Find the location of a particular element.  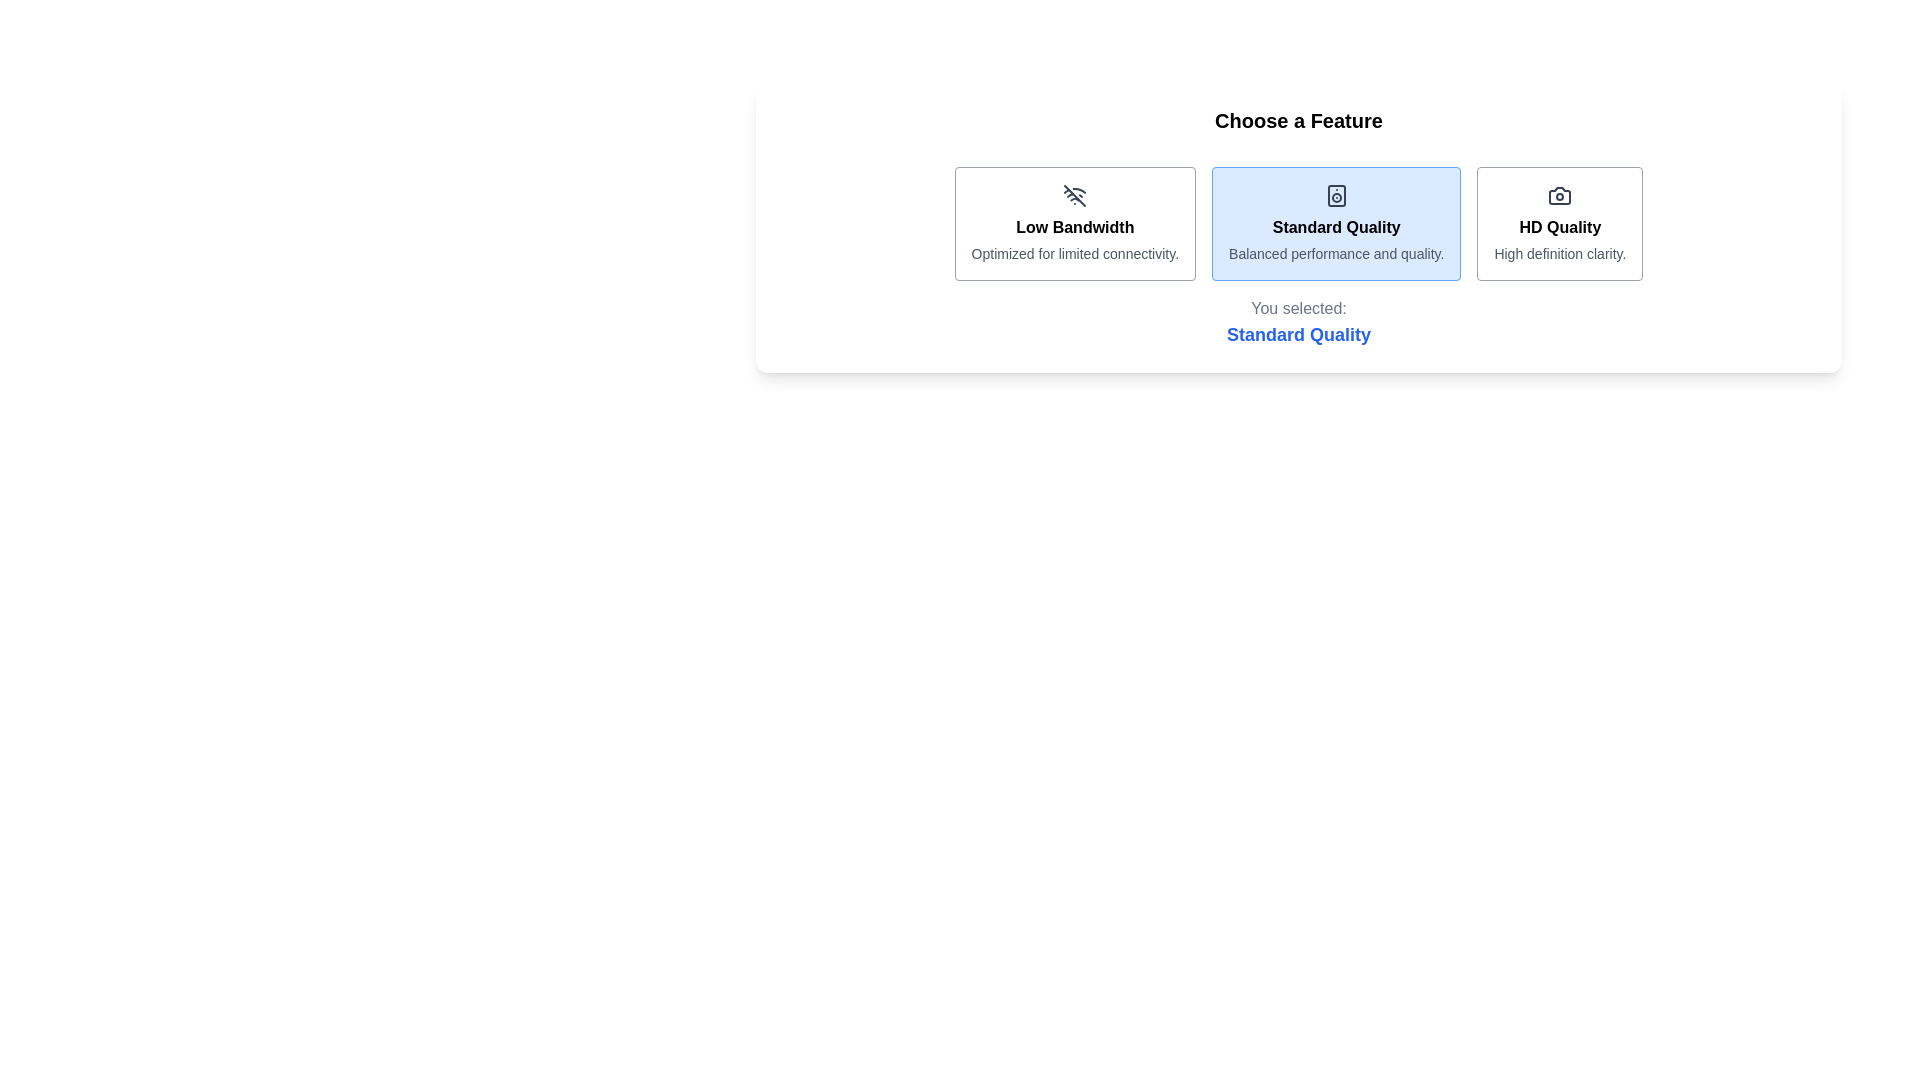

the text label displaying 'Standard Quality', which is the title of the second card from the left in a grid layout of three options is located at coordinates (1336, 226).